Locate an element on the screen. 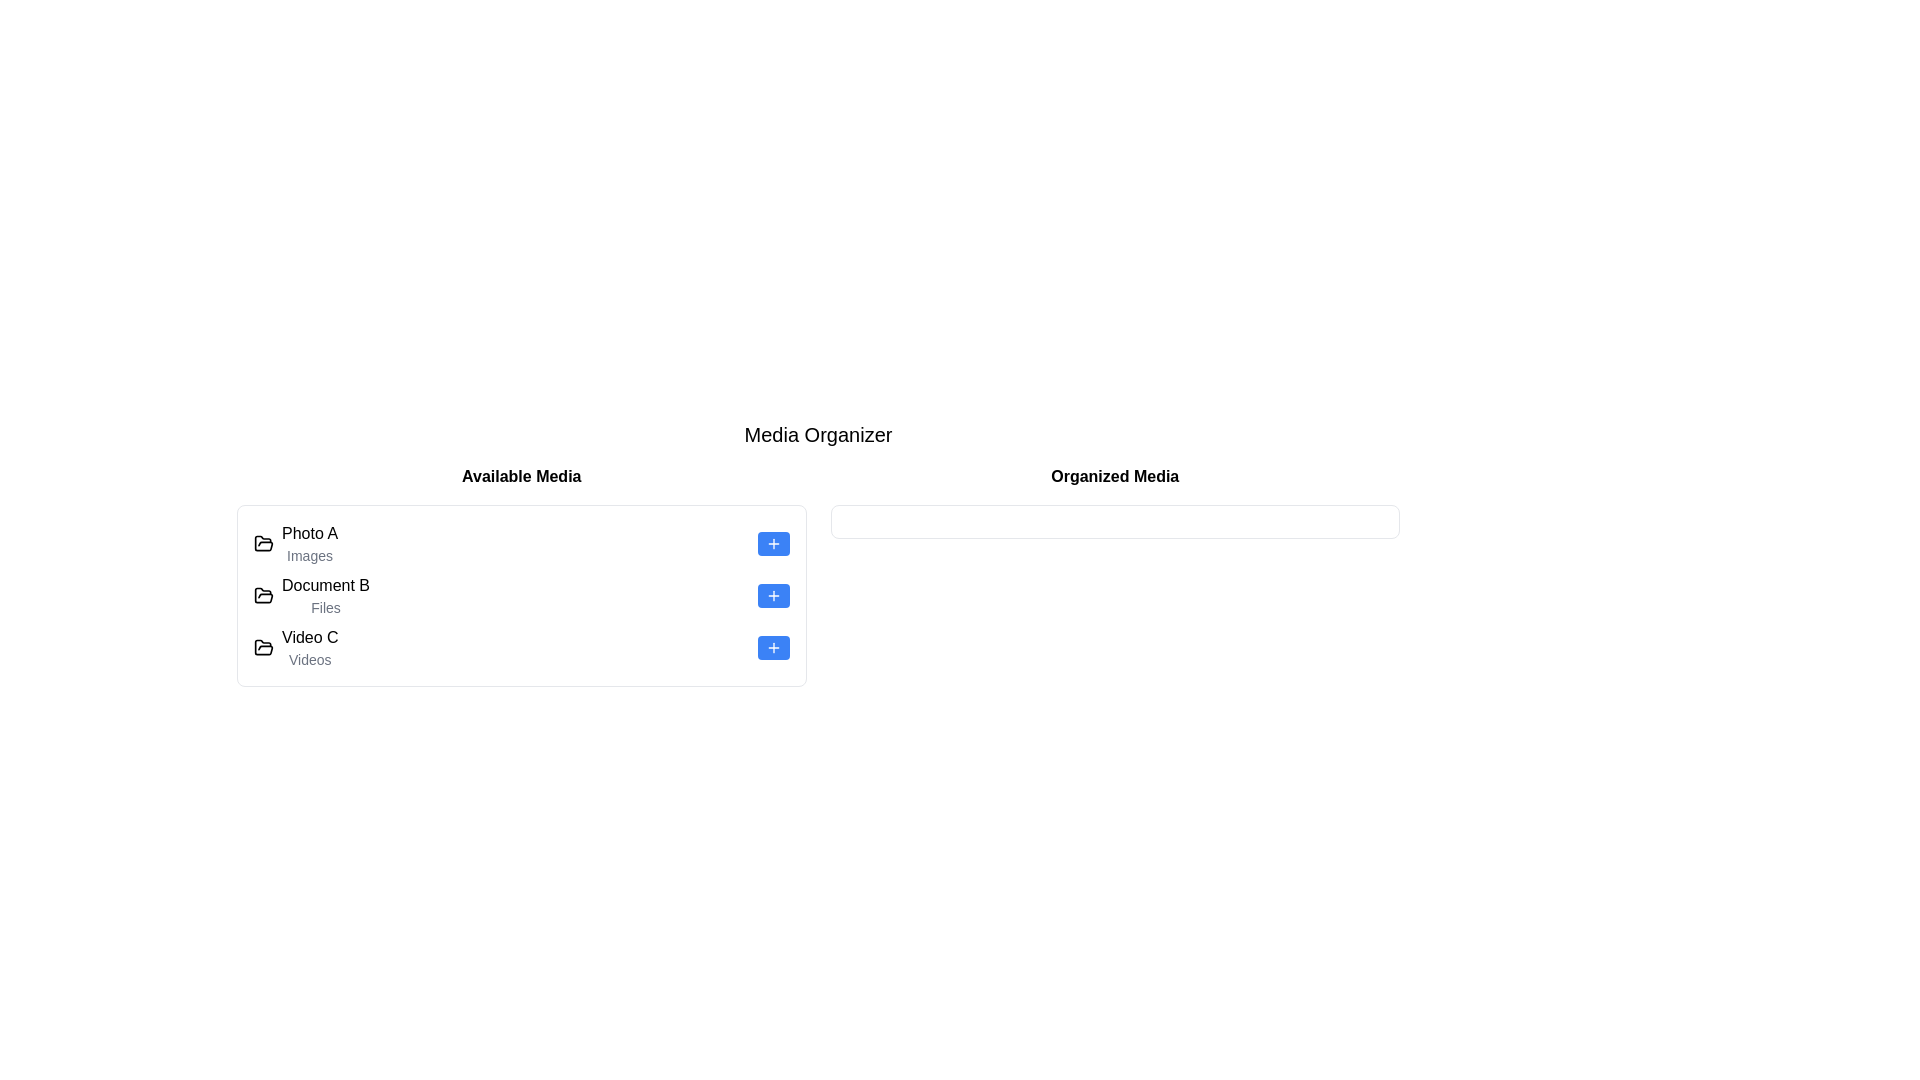 The height and width of the screenshot is (1080, 1920). the Text Label indicating that the 'Video C' folder contains videos, which is the second item under the 'Available Media' section is located at coordinates (309, 659).